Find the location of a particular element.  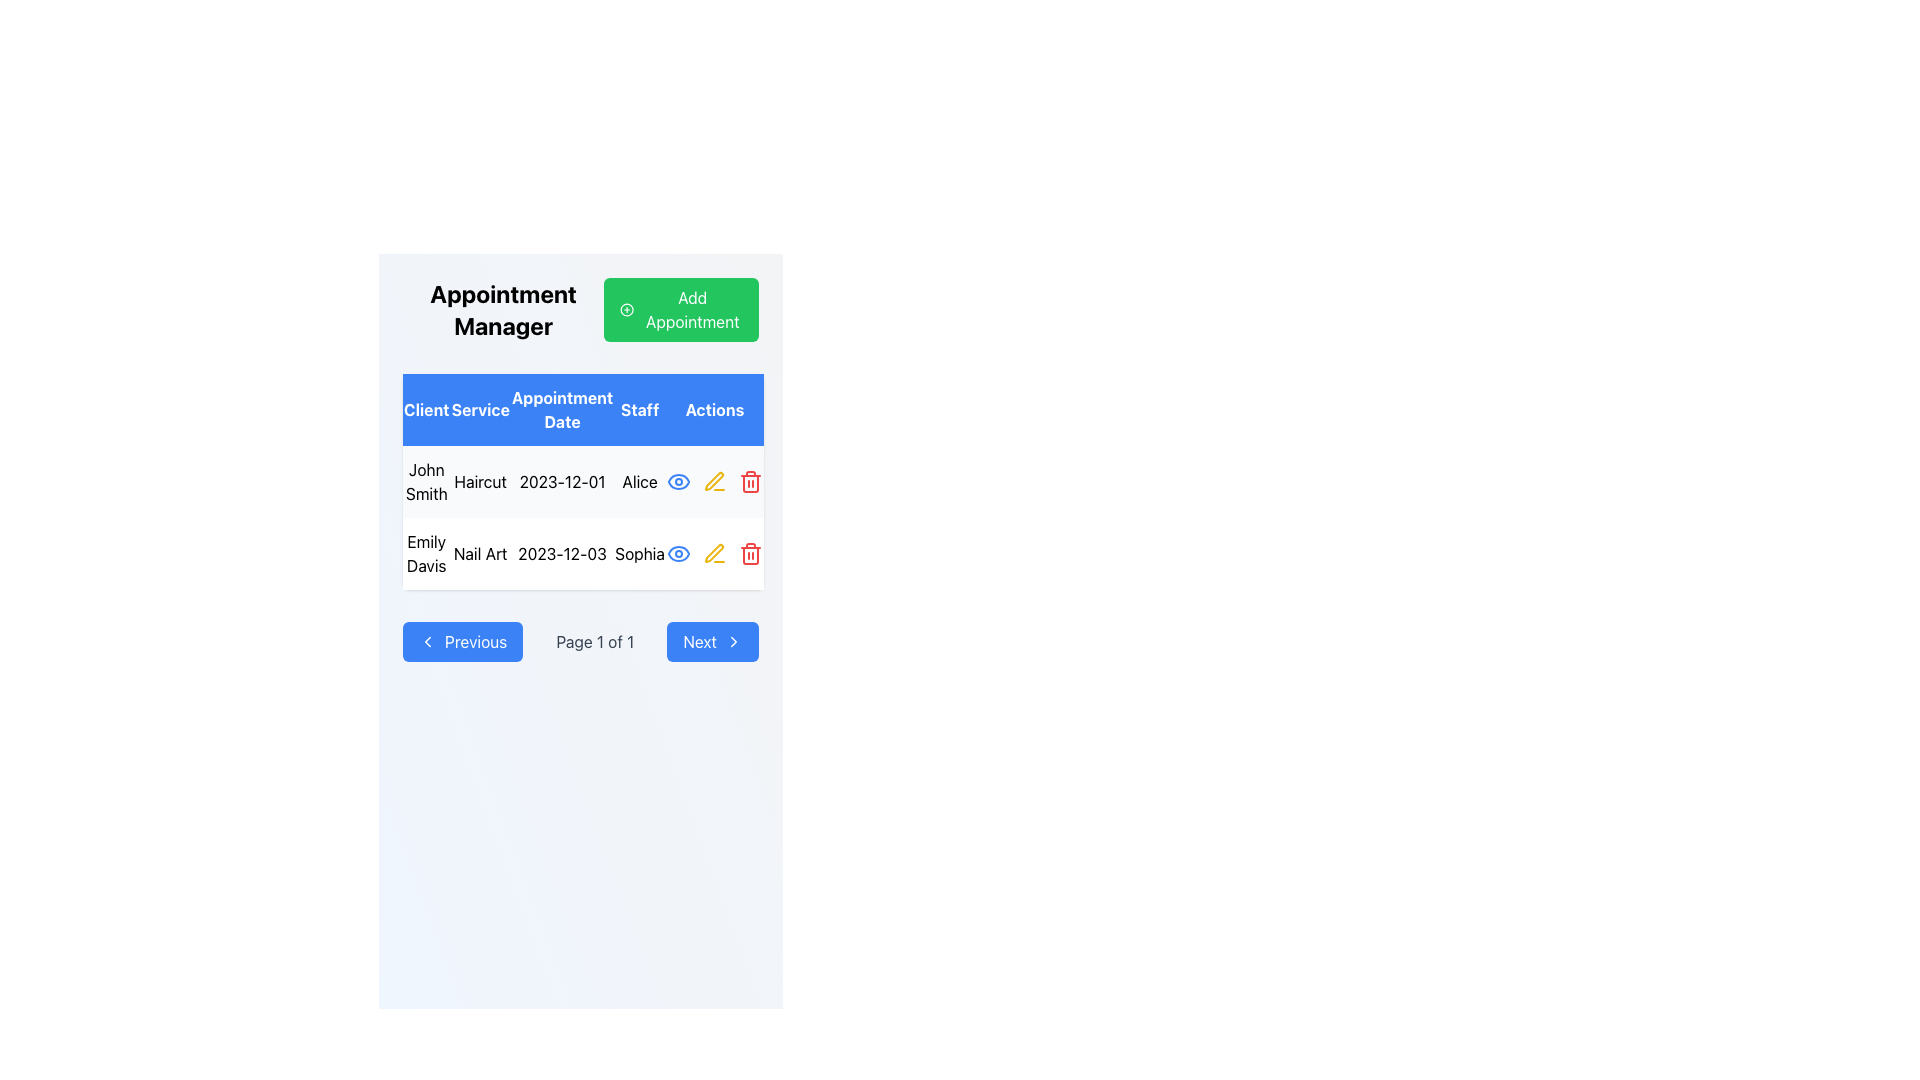

the button that allows users to add a new appointment to the schedule, located to the right of the 'Appointment Manager' text in the header area is located at coordinates (681, 309).